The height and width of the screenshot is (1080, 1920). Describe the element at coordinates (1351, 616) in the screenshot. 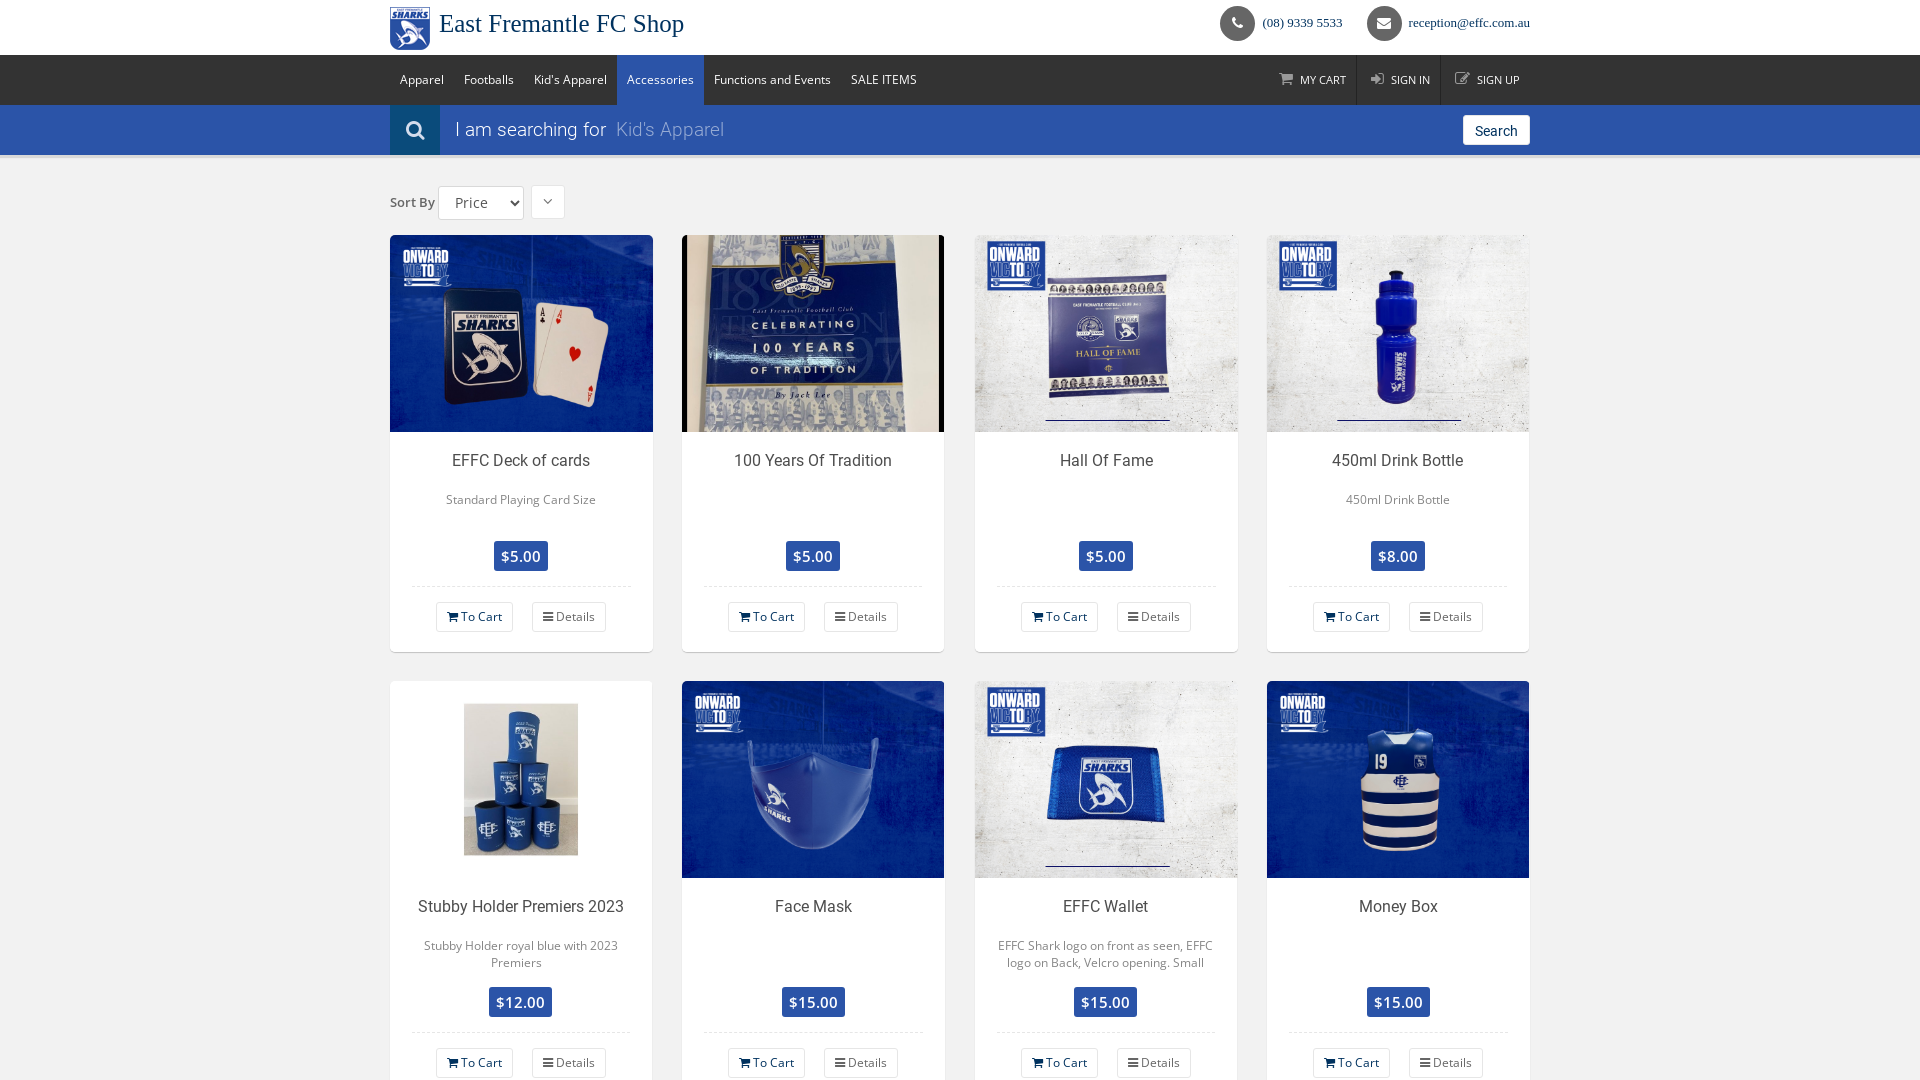

I see `'To Cart'` at that location.